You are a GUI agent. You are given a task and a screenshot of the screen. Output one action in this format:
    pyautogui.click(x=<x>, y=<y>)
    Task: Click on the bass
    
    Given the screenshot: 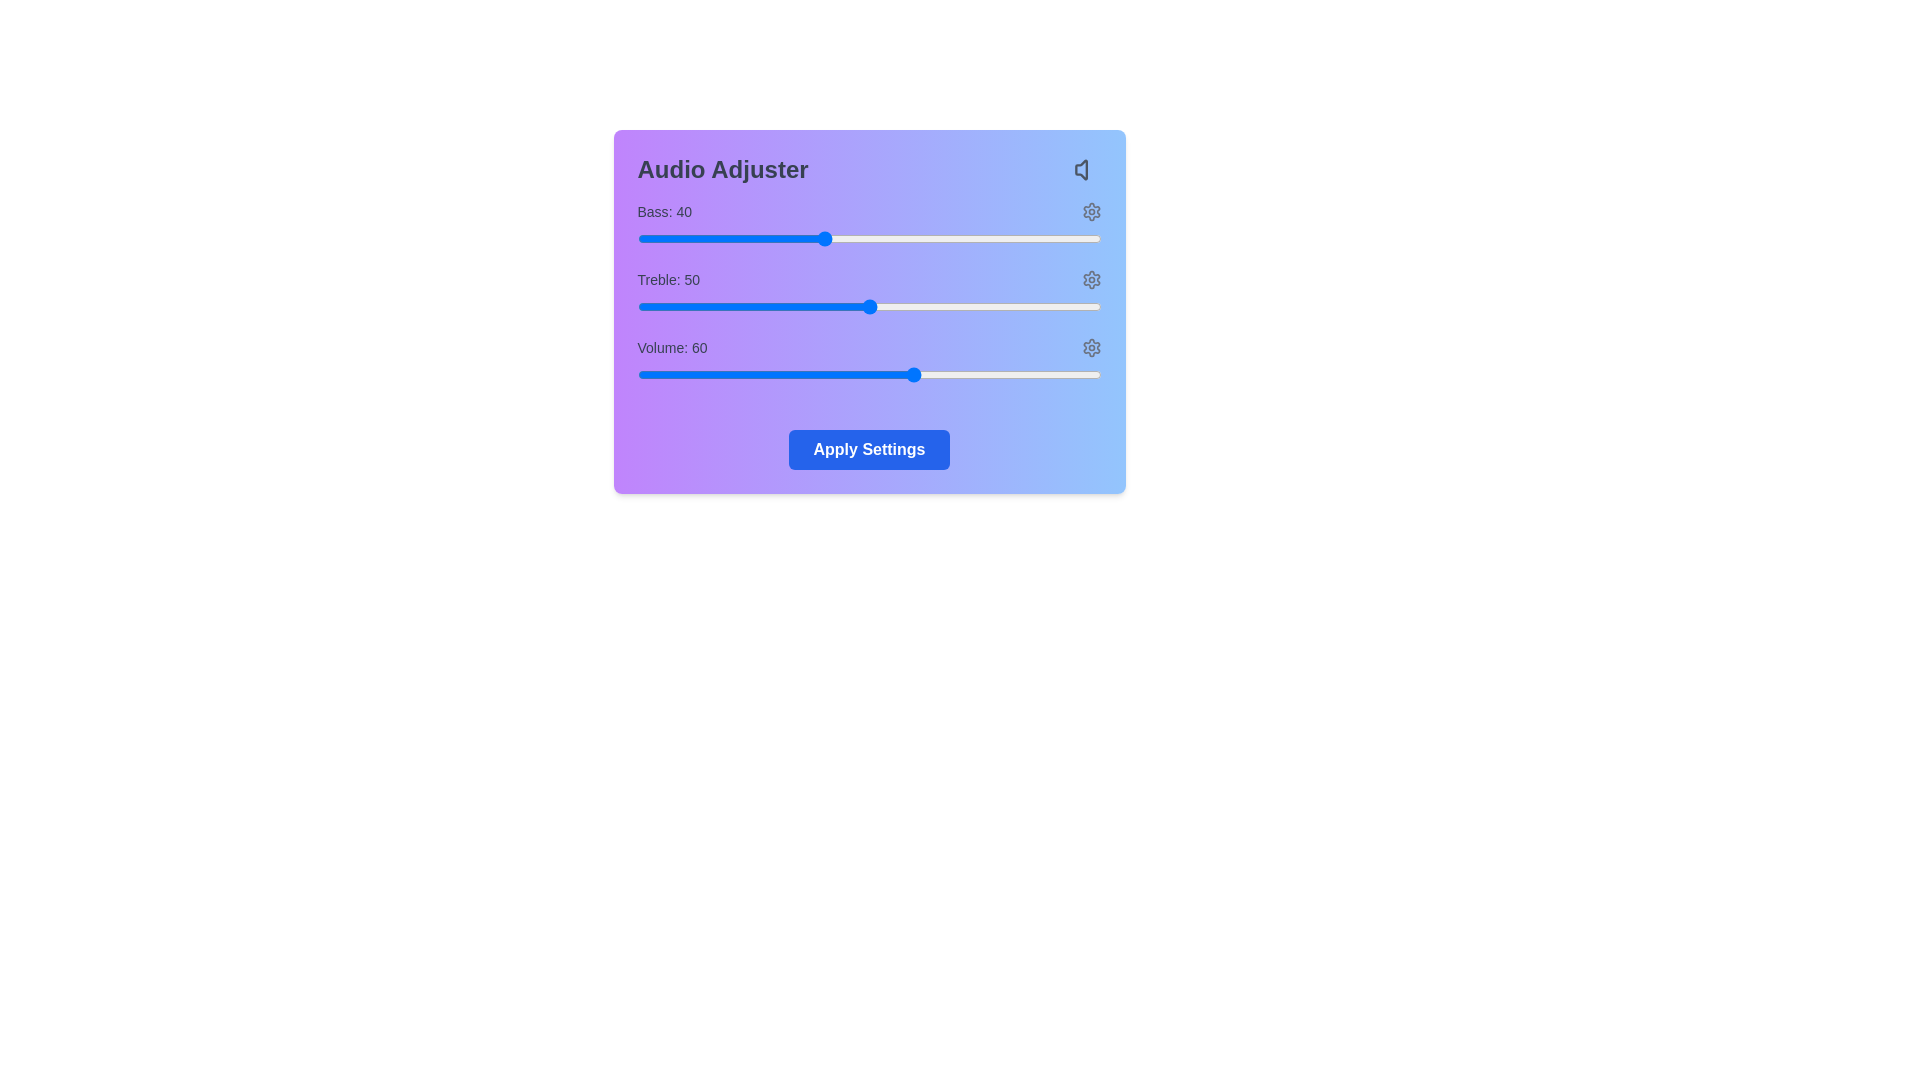 What is the action you would take?
    pyautogui.click(x=761, y=230)
    